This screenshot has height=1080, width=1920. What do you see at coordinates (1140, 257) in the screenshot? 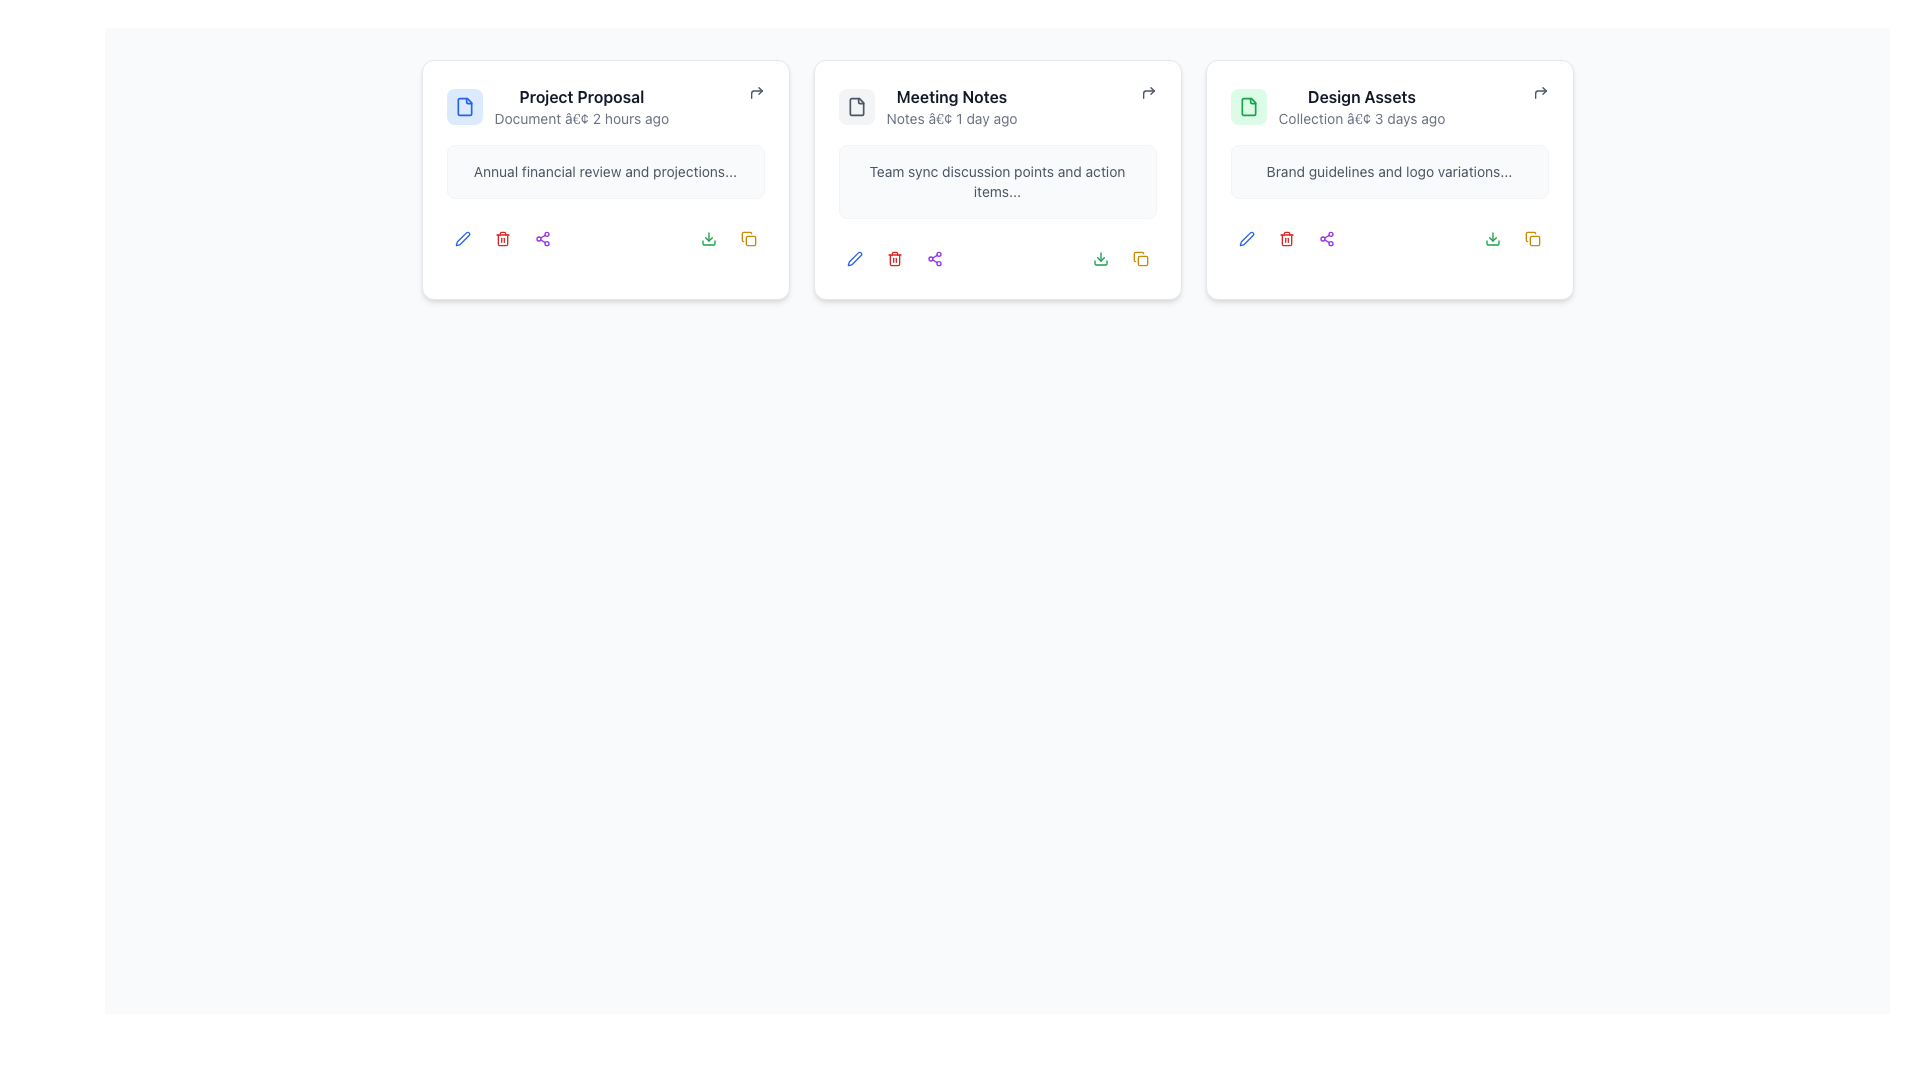
I see `the 'copy' icon within the button located at the lower-right corner of the 'Design Assets' card` at bounding box center [1140, 257].